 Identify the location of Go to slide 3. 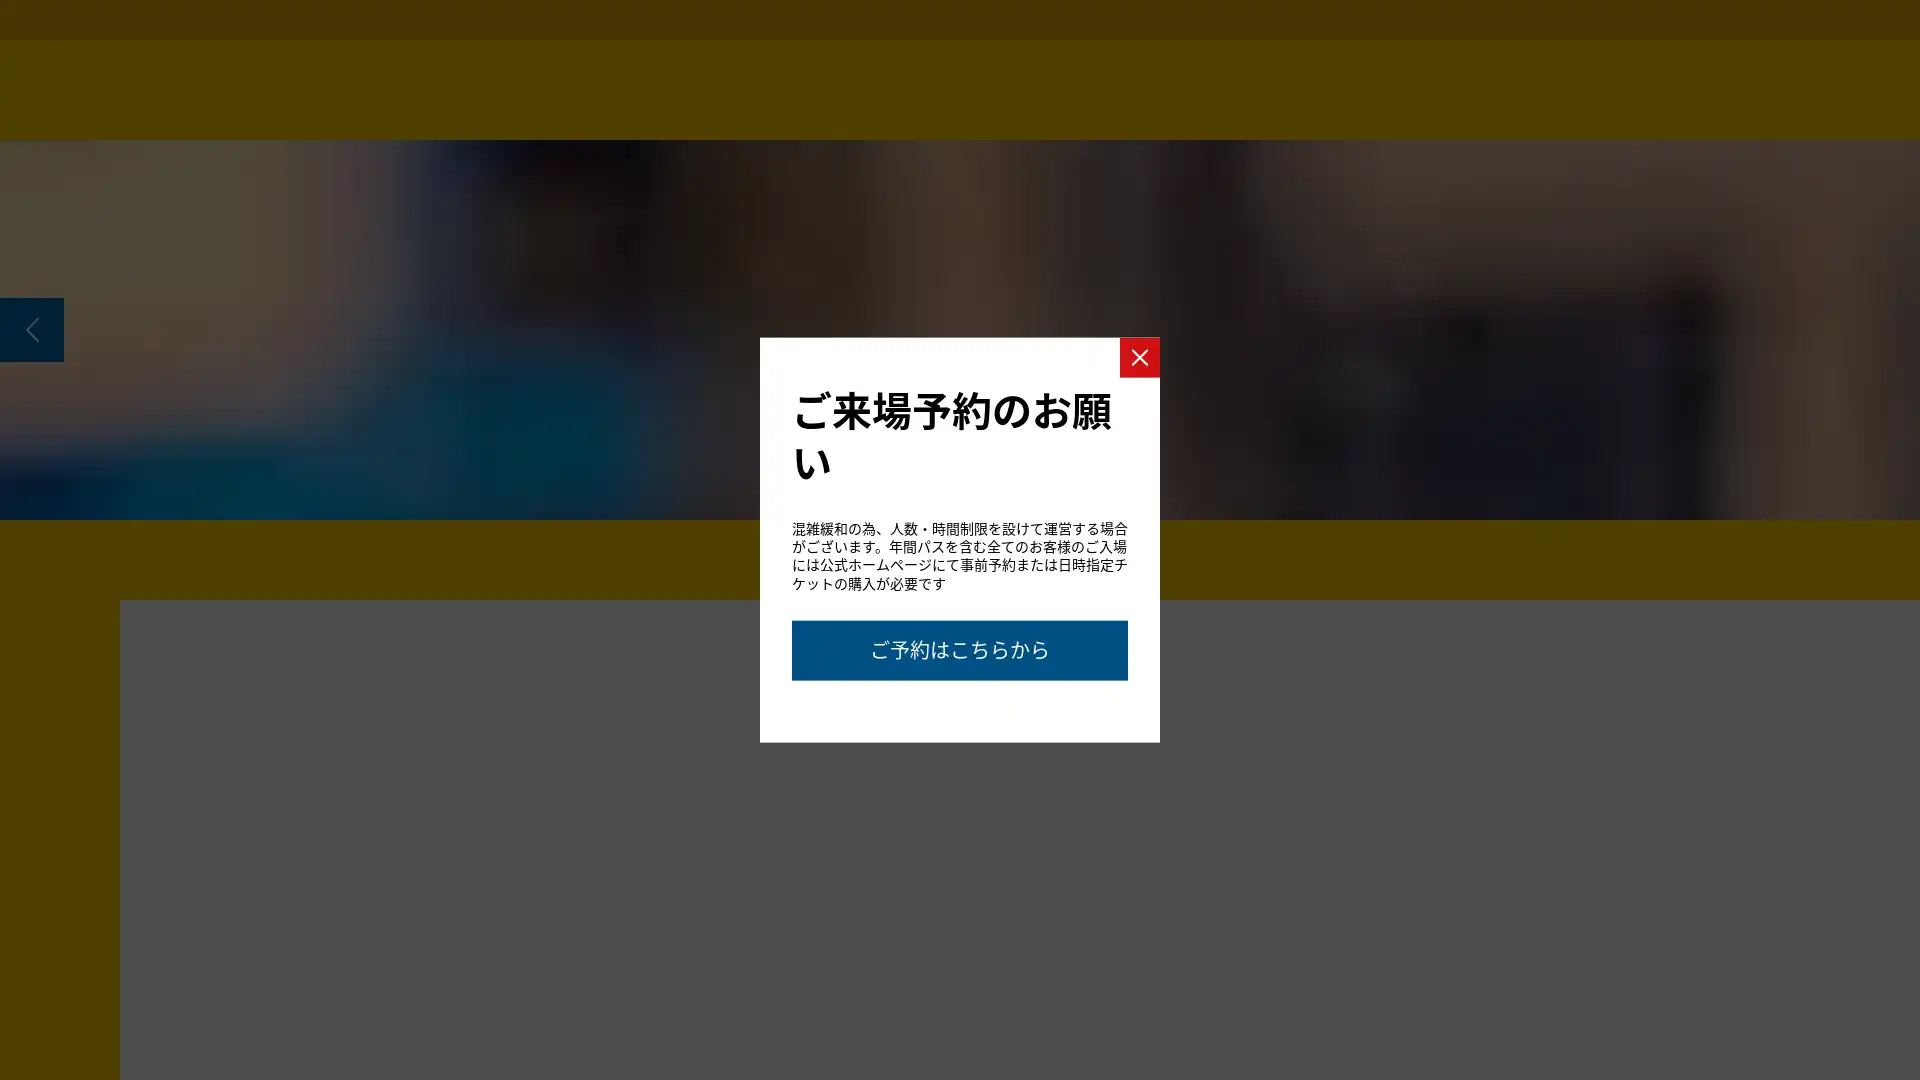
(983, 774).